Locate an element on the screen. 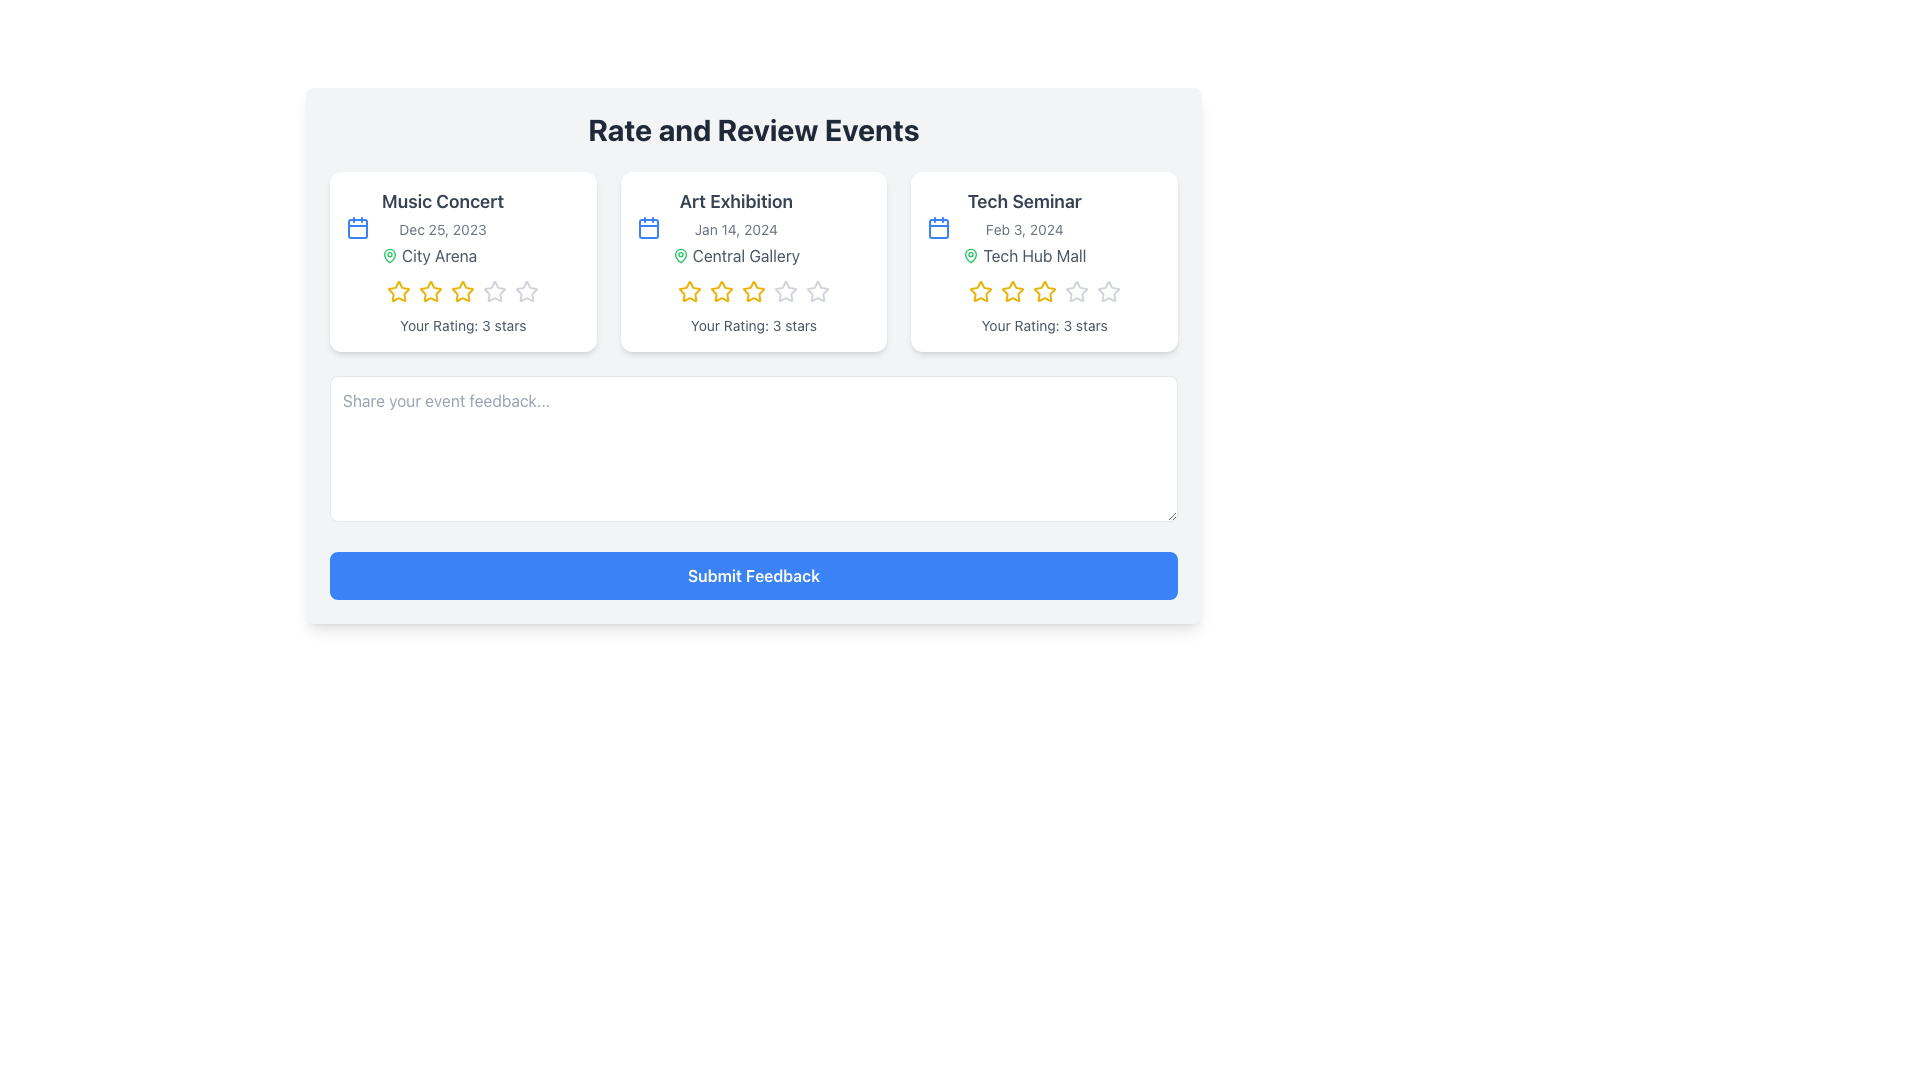  the third star in the 5-star rating system located in the 'Art Exhibition' section is located at coordinates (752, 292).